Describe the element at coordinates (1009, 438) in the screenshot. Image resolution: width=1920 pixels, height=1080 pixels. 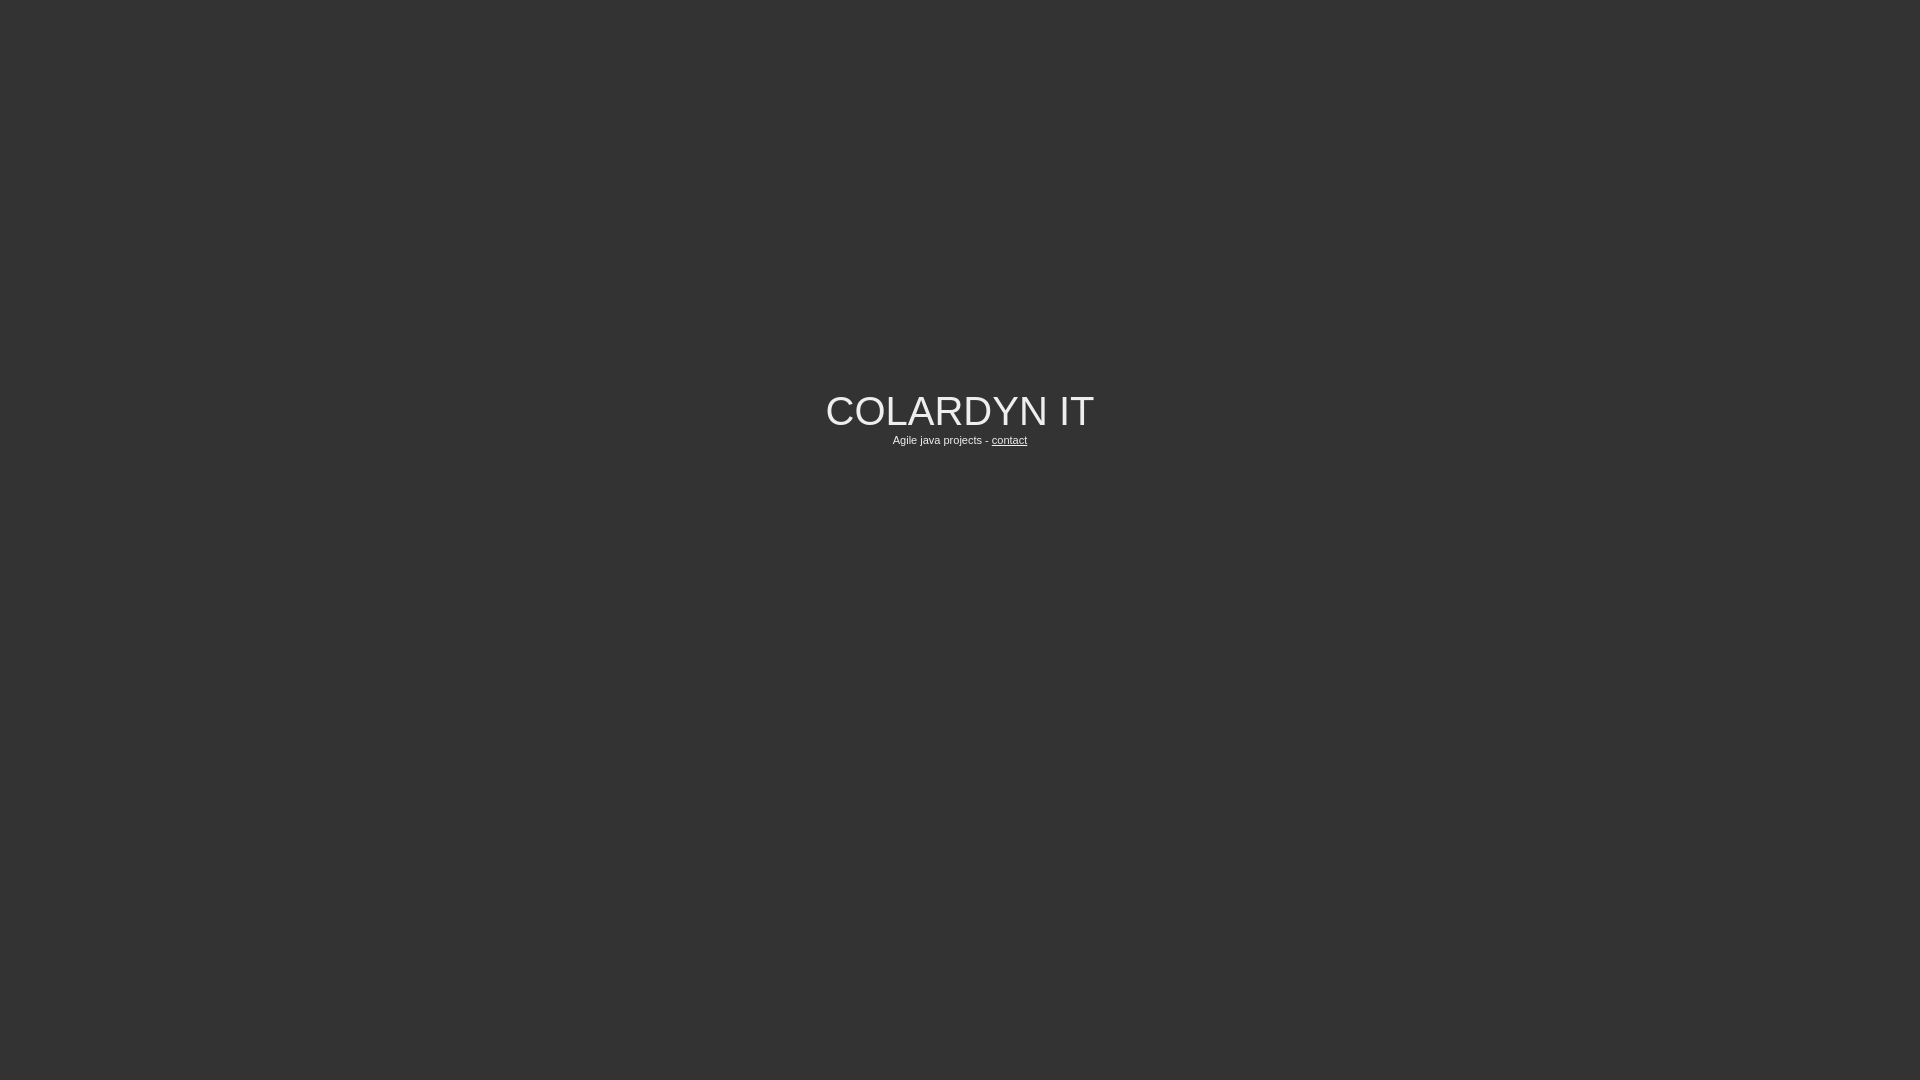
I see `'contact'` at that location.